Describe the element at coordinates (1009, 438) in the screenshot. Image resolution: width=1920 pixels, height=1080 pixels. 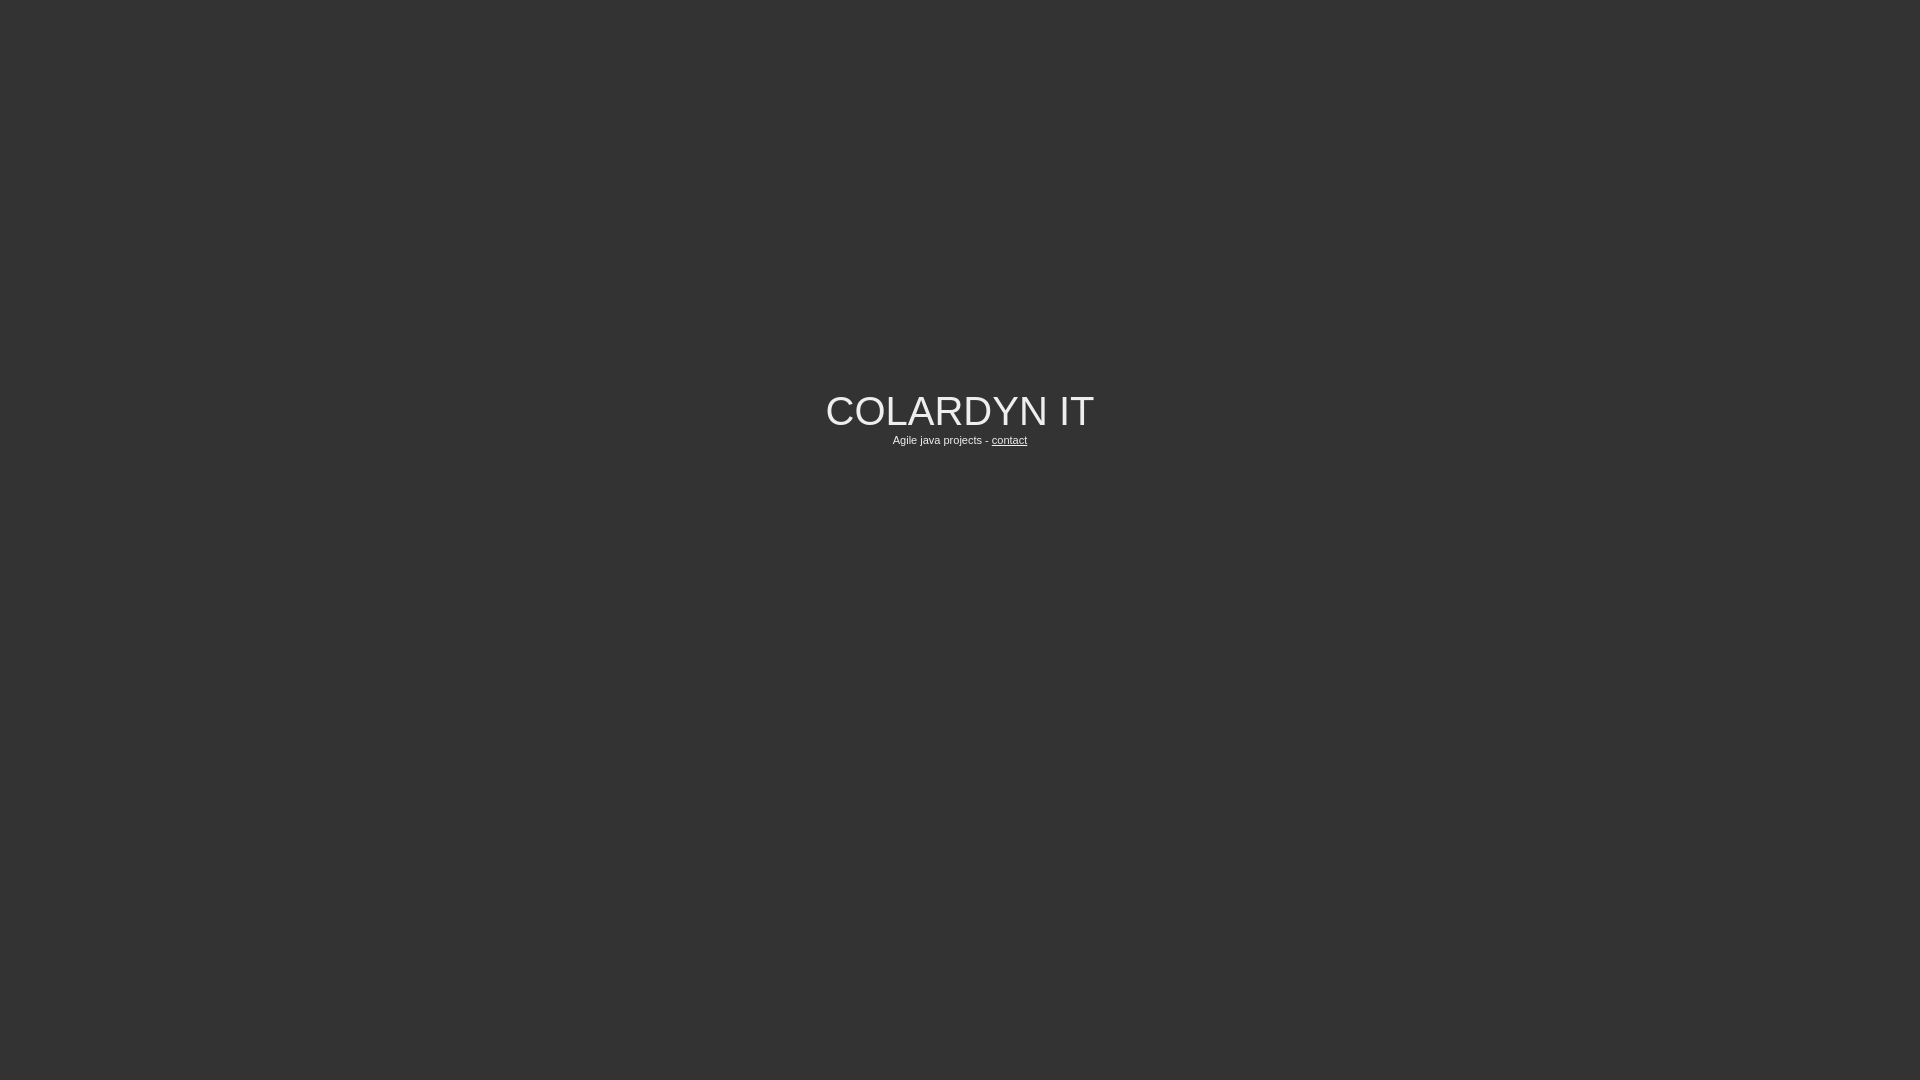
I see `'contact'` at that location.